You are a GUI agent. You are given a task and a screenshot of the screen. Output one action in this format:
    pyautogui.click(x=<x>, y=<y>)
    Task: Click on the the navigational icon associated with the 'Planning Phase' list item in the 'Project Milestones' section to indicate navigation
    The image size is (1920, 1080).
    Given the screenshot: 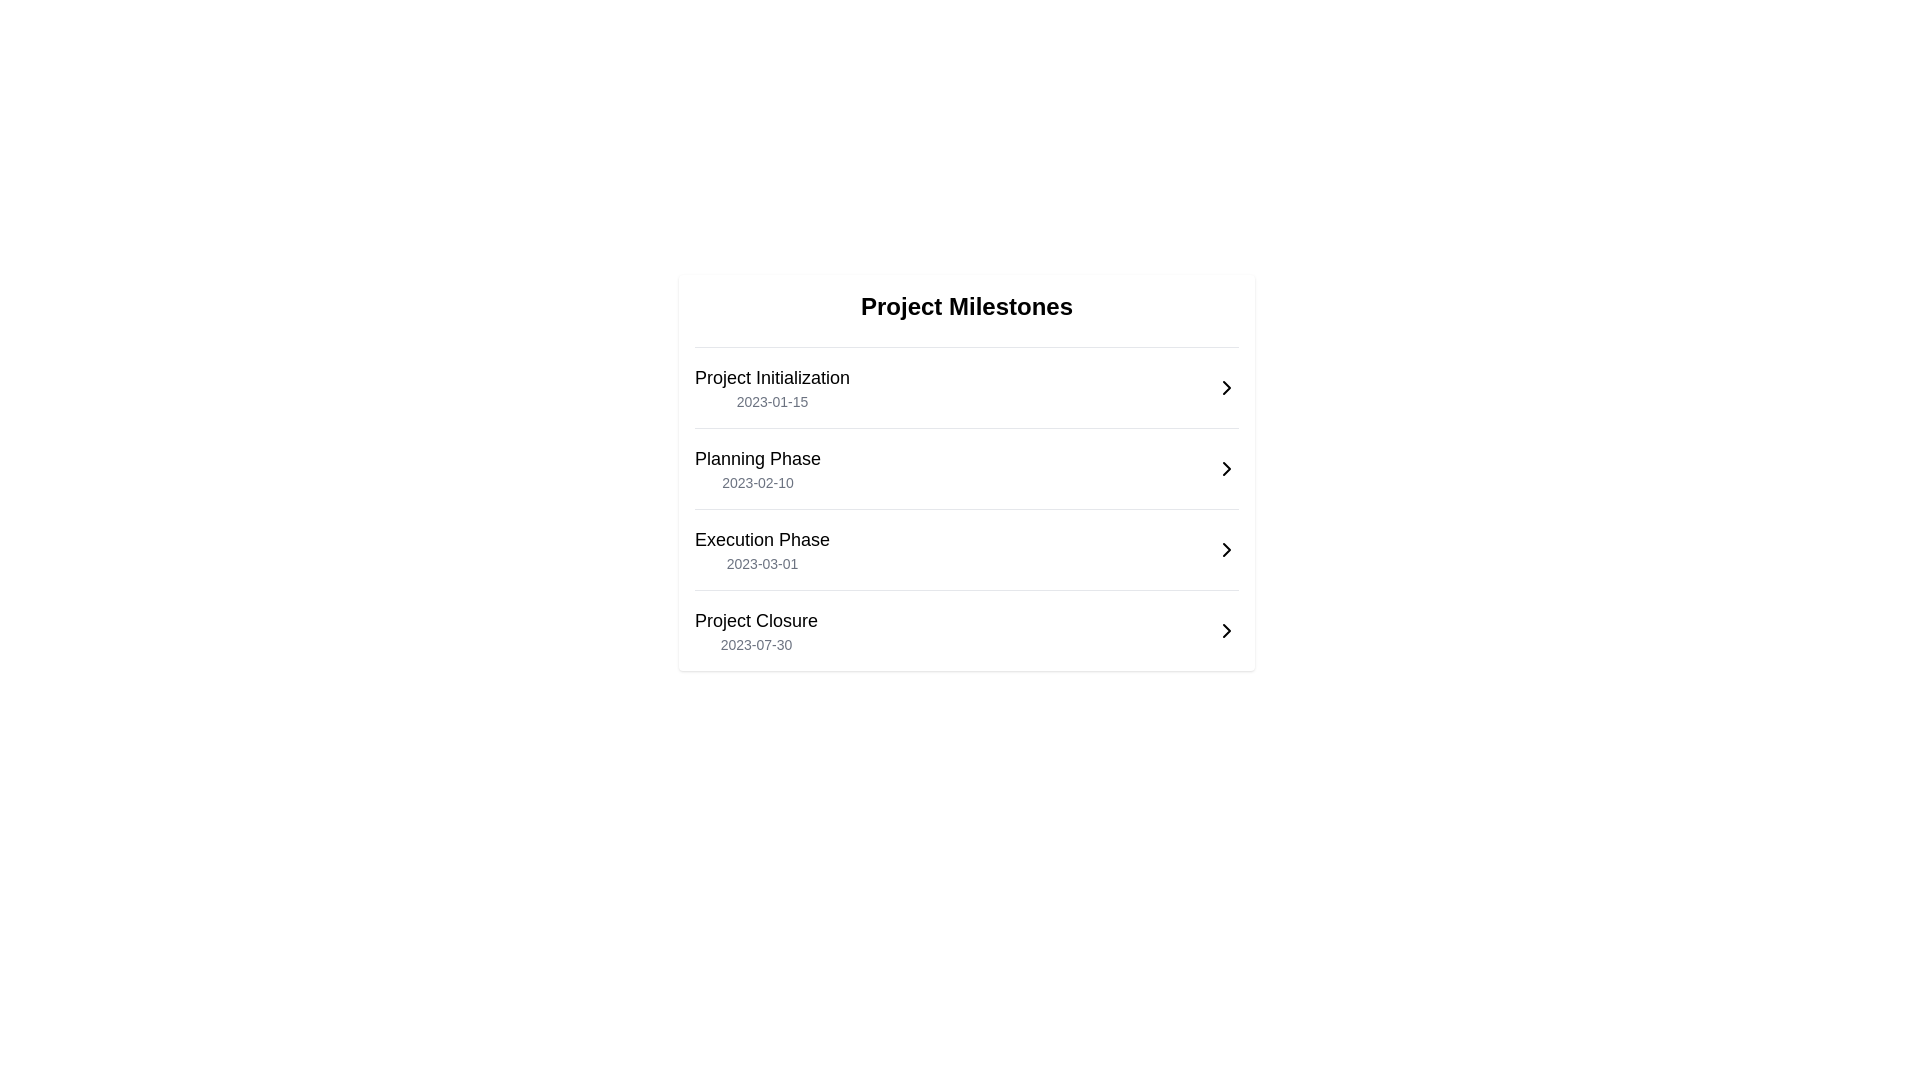 What is the action you would take?
    pyautogui.click(x=1226, y=469)
    